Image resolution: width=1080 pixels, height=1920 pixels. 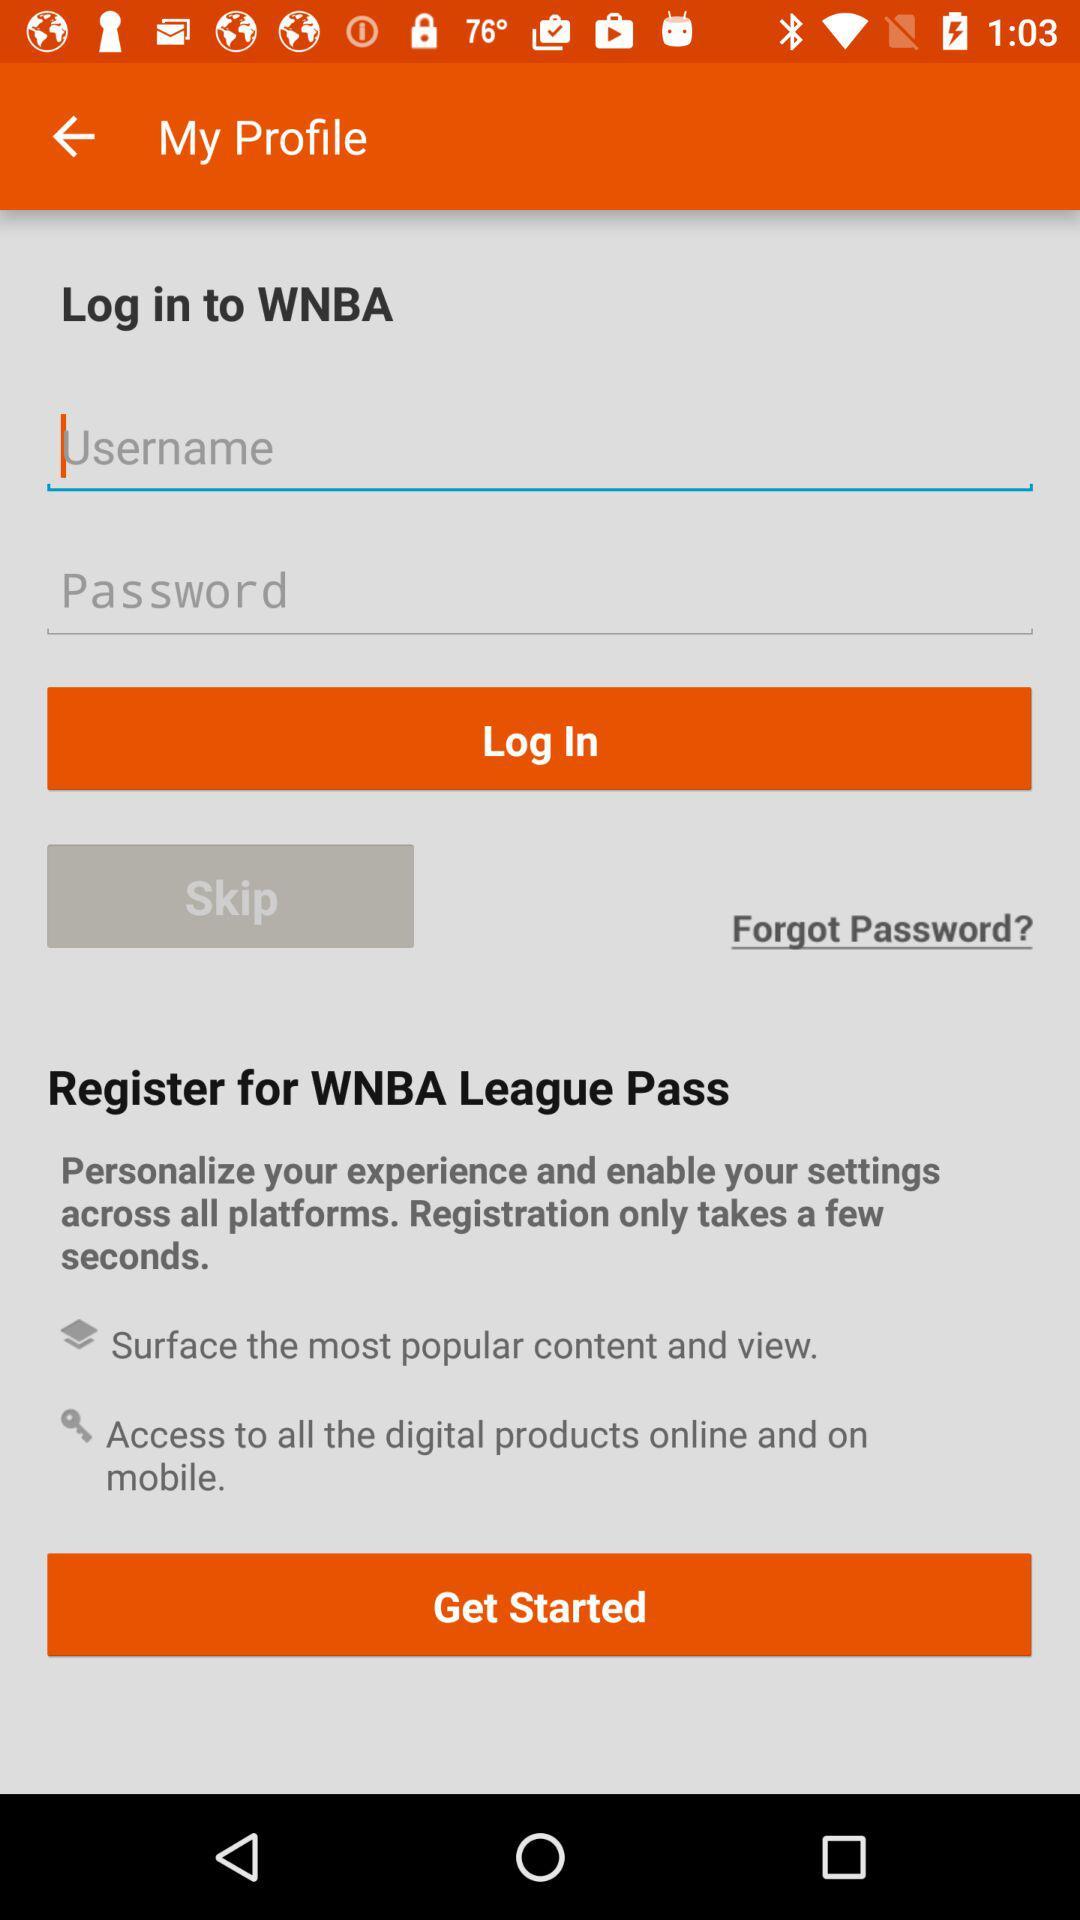 What do you see at coordinates (880, 930) in the screenshot?
I see `password reset` at bounding box center [880, 930].